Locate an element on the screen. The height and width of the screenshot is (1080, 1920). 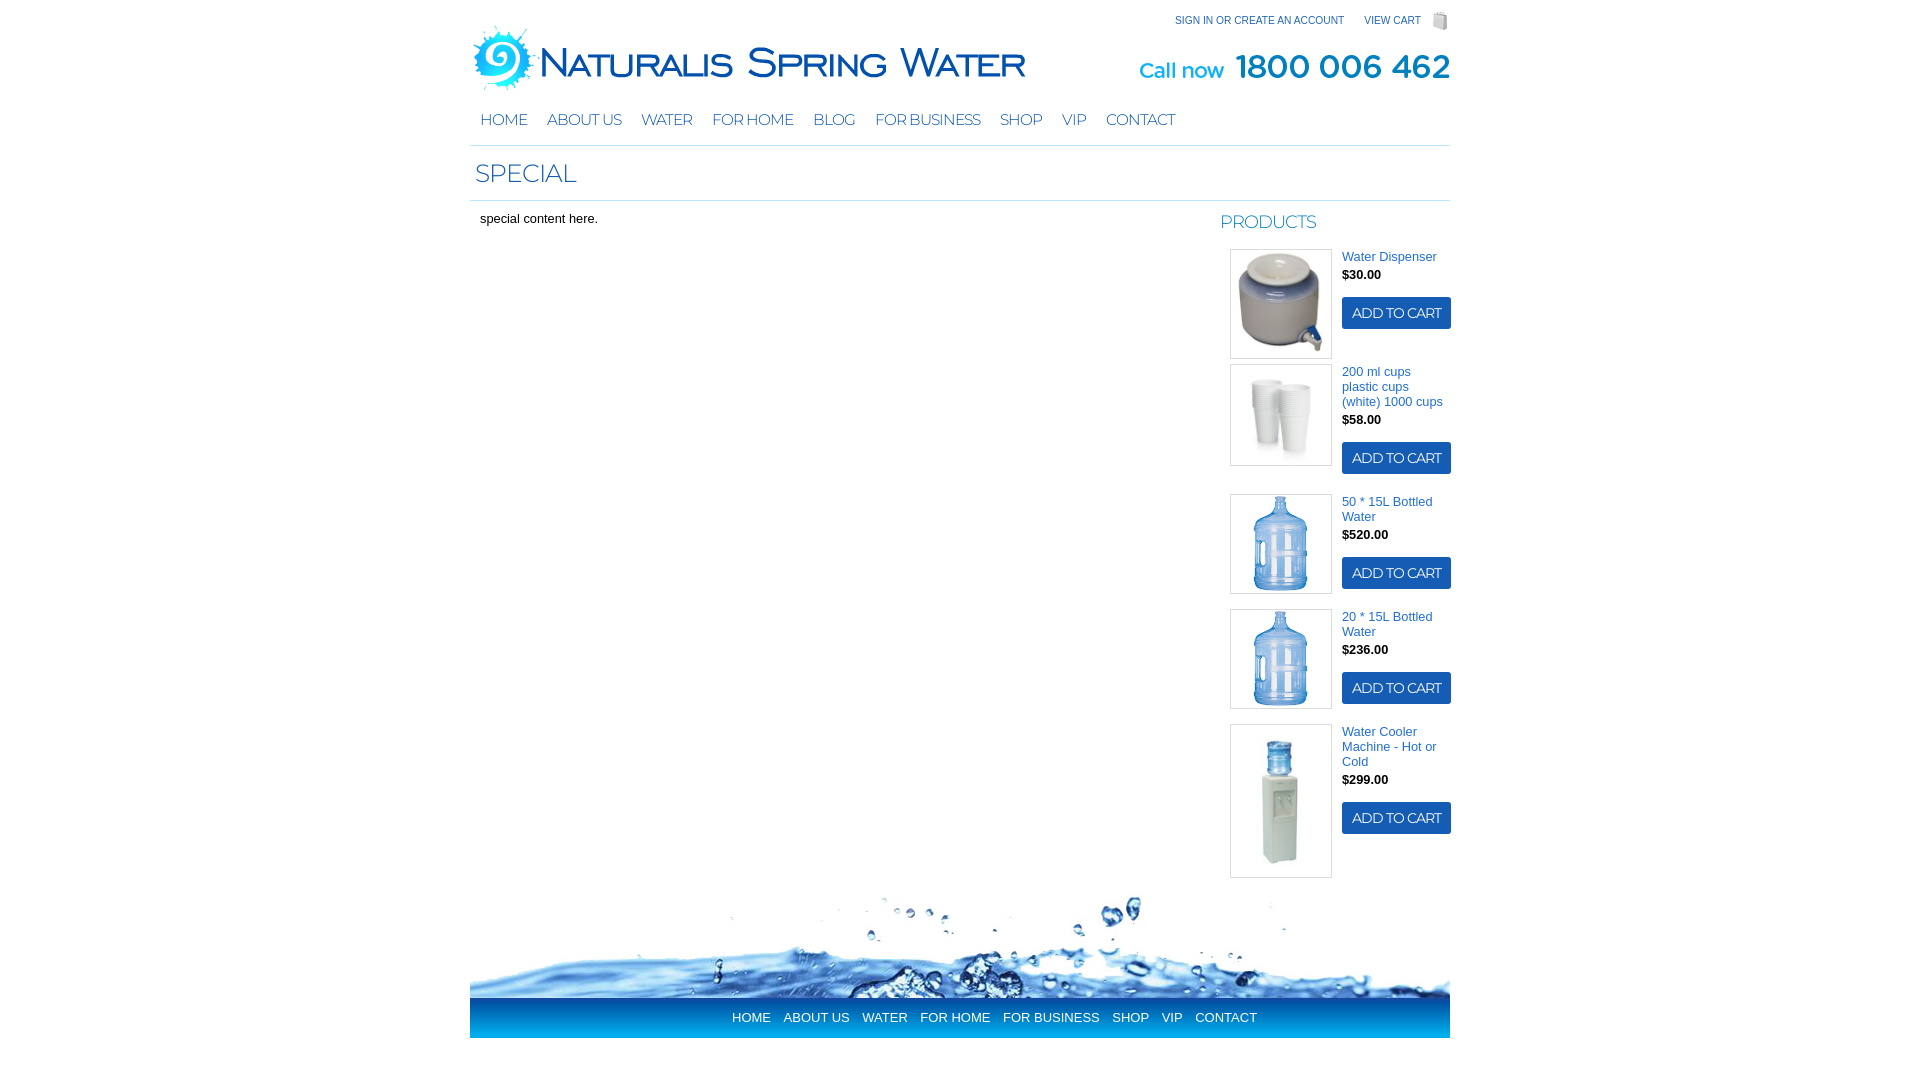
'WATER' is located at coordinates (862, 1017).